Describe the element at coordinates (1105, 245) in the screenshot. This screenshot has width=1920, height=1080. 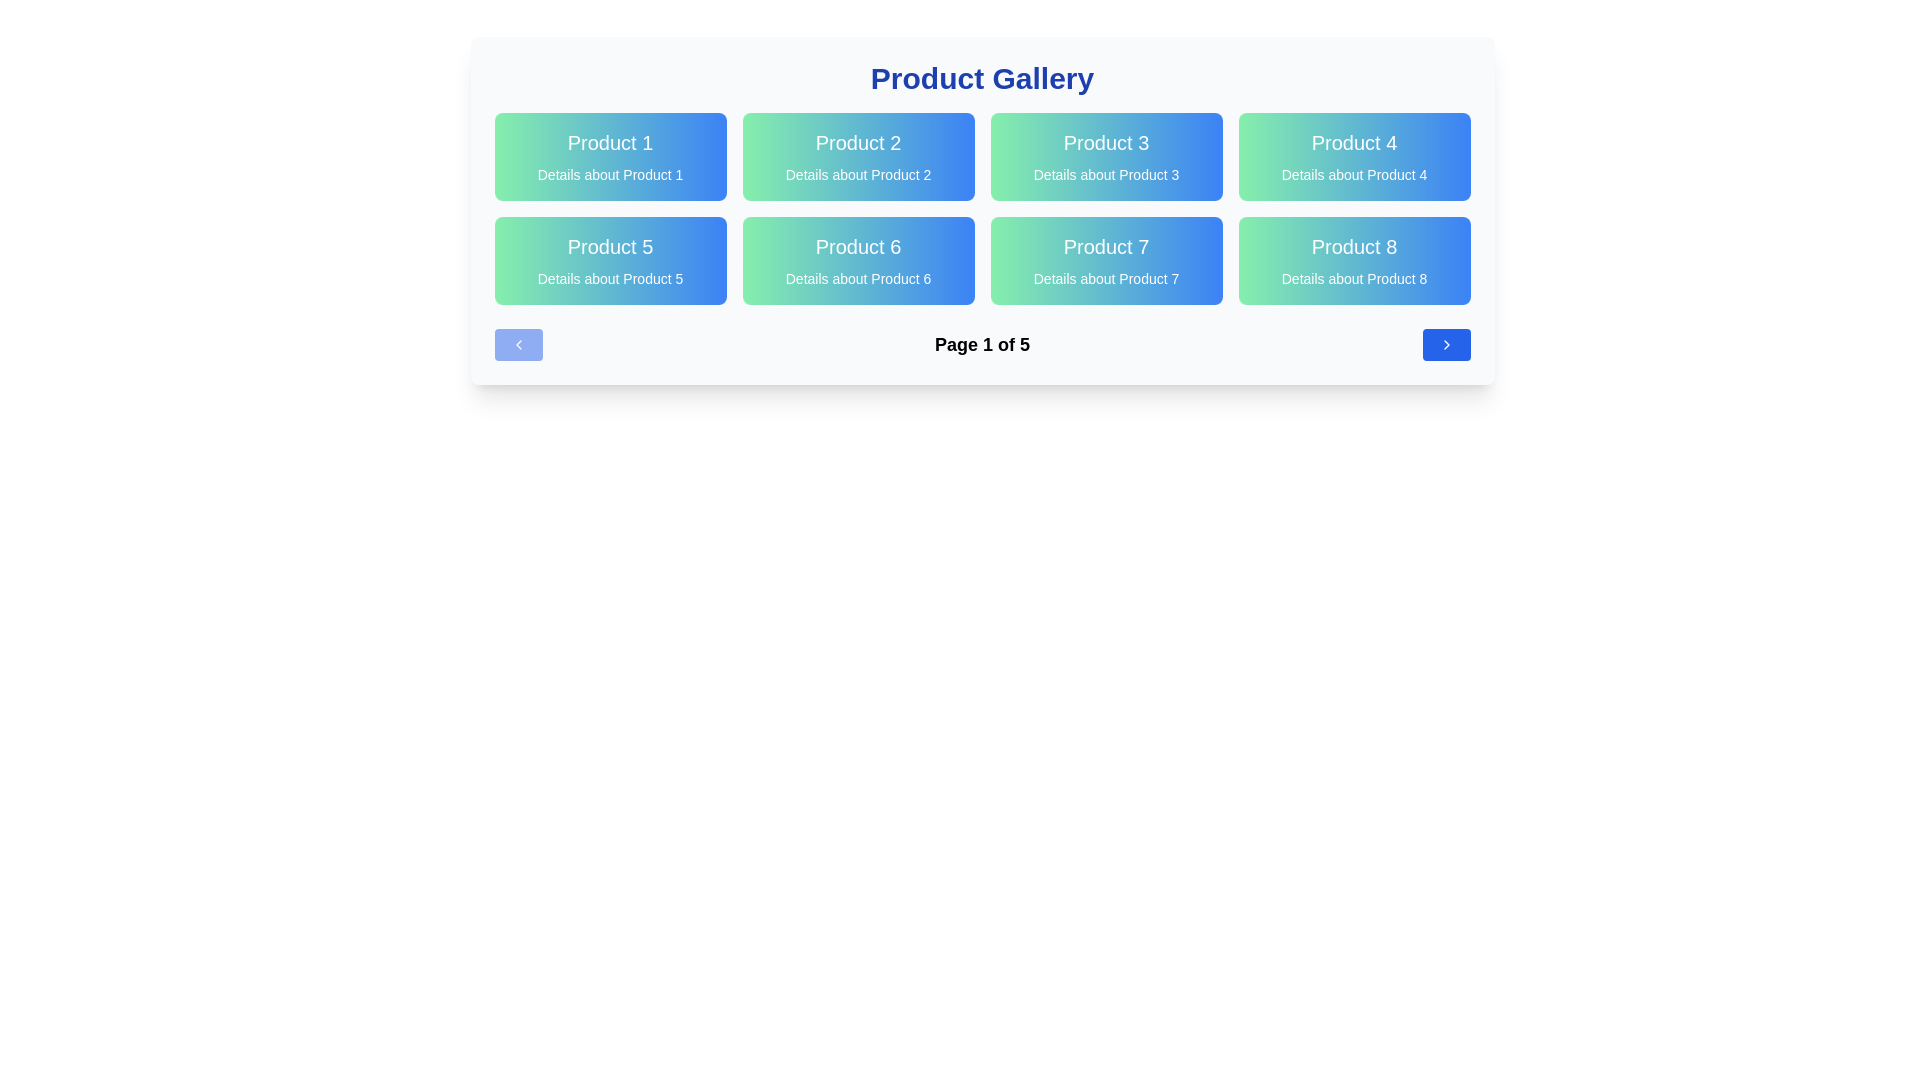
I see `the non-interactive text label displaying 'Product 7', which is located in the second row of the product gallery grid, specifically the third card from the left` at that location.